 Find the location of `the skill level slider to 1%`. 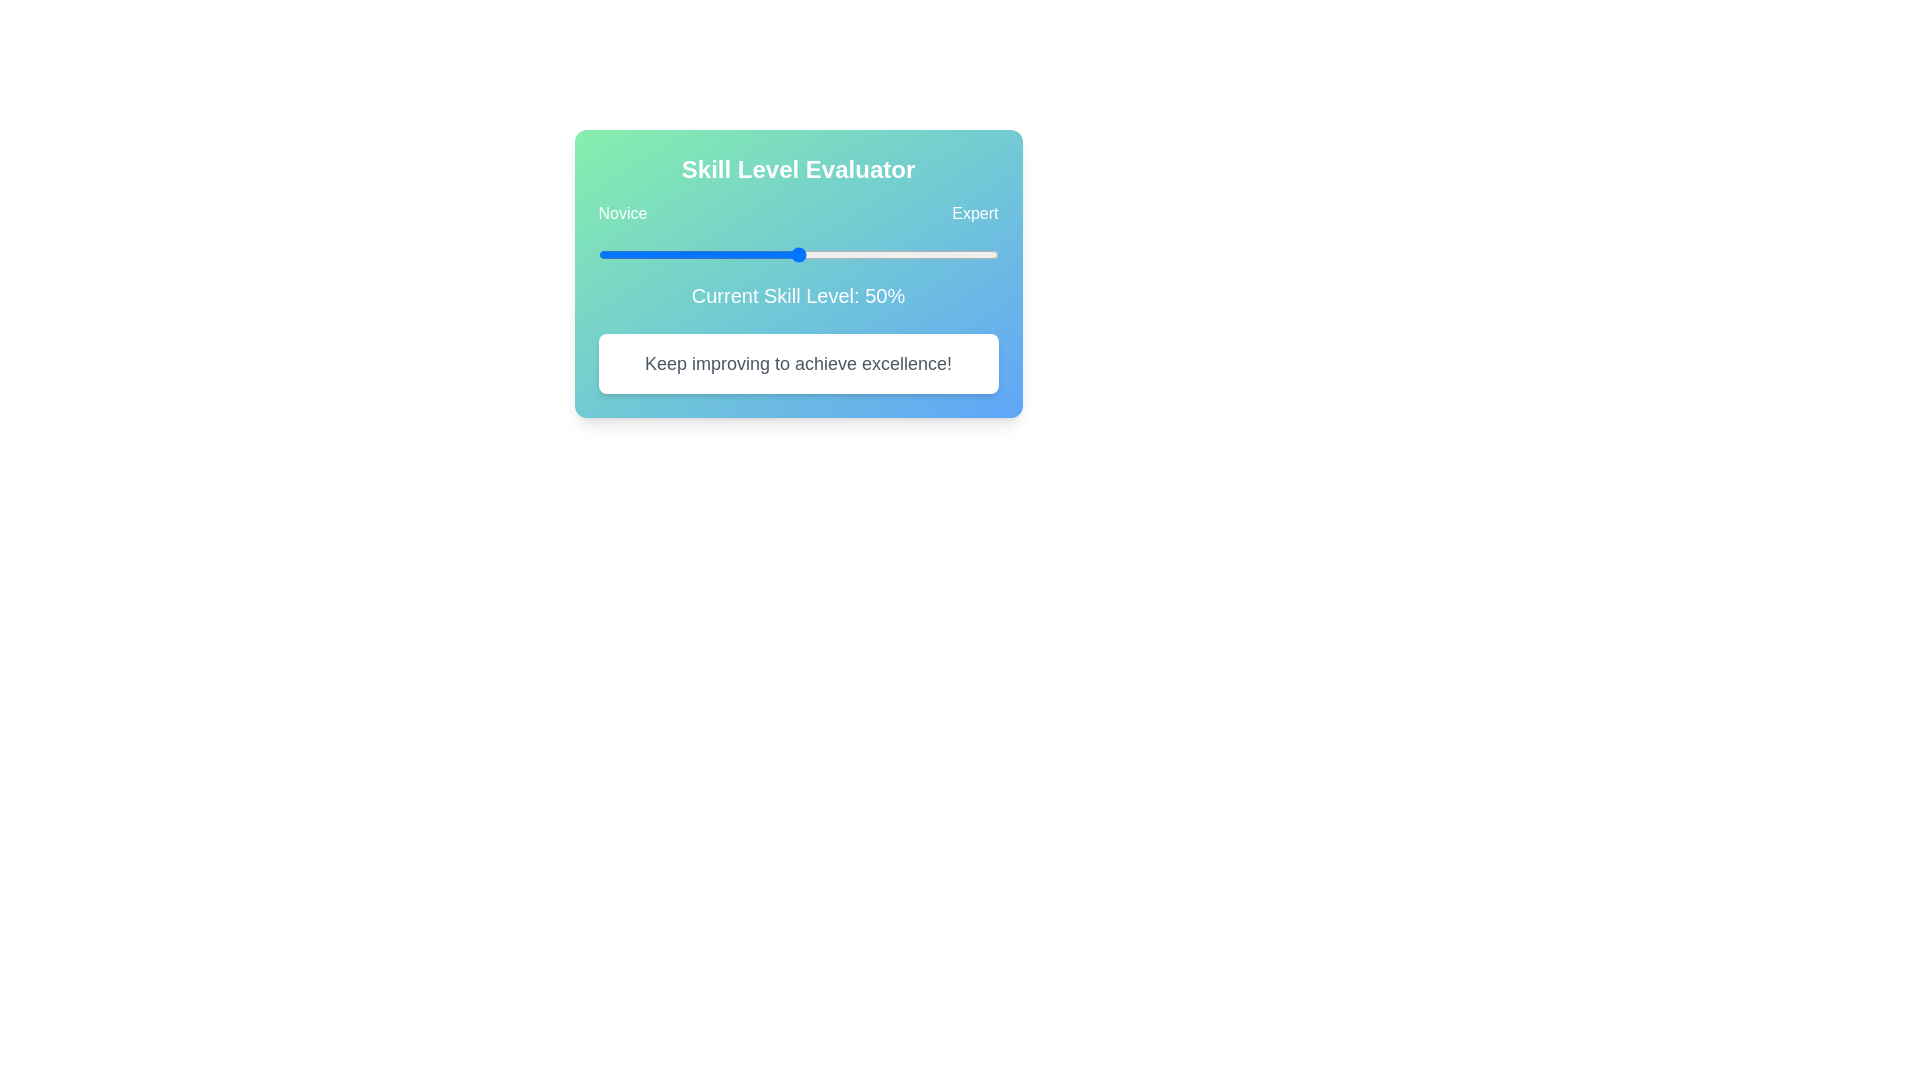

the skill level slider to 1% is located at coordinates (601, 253).